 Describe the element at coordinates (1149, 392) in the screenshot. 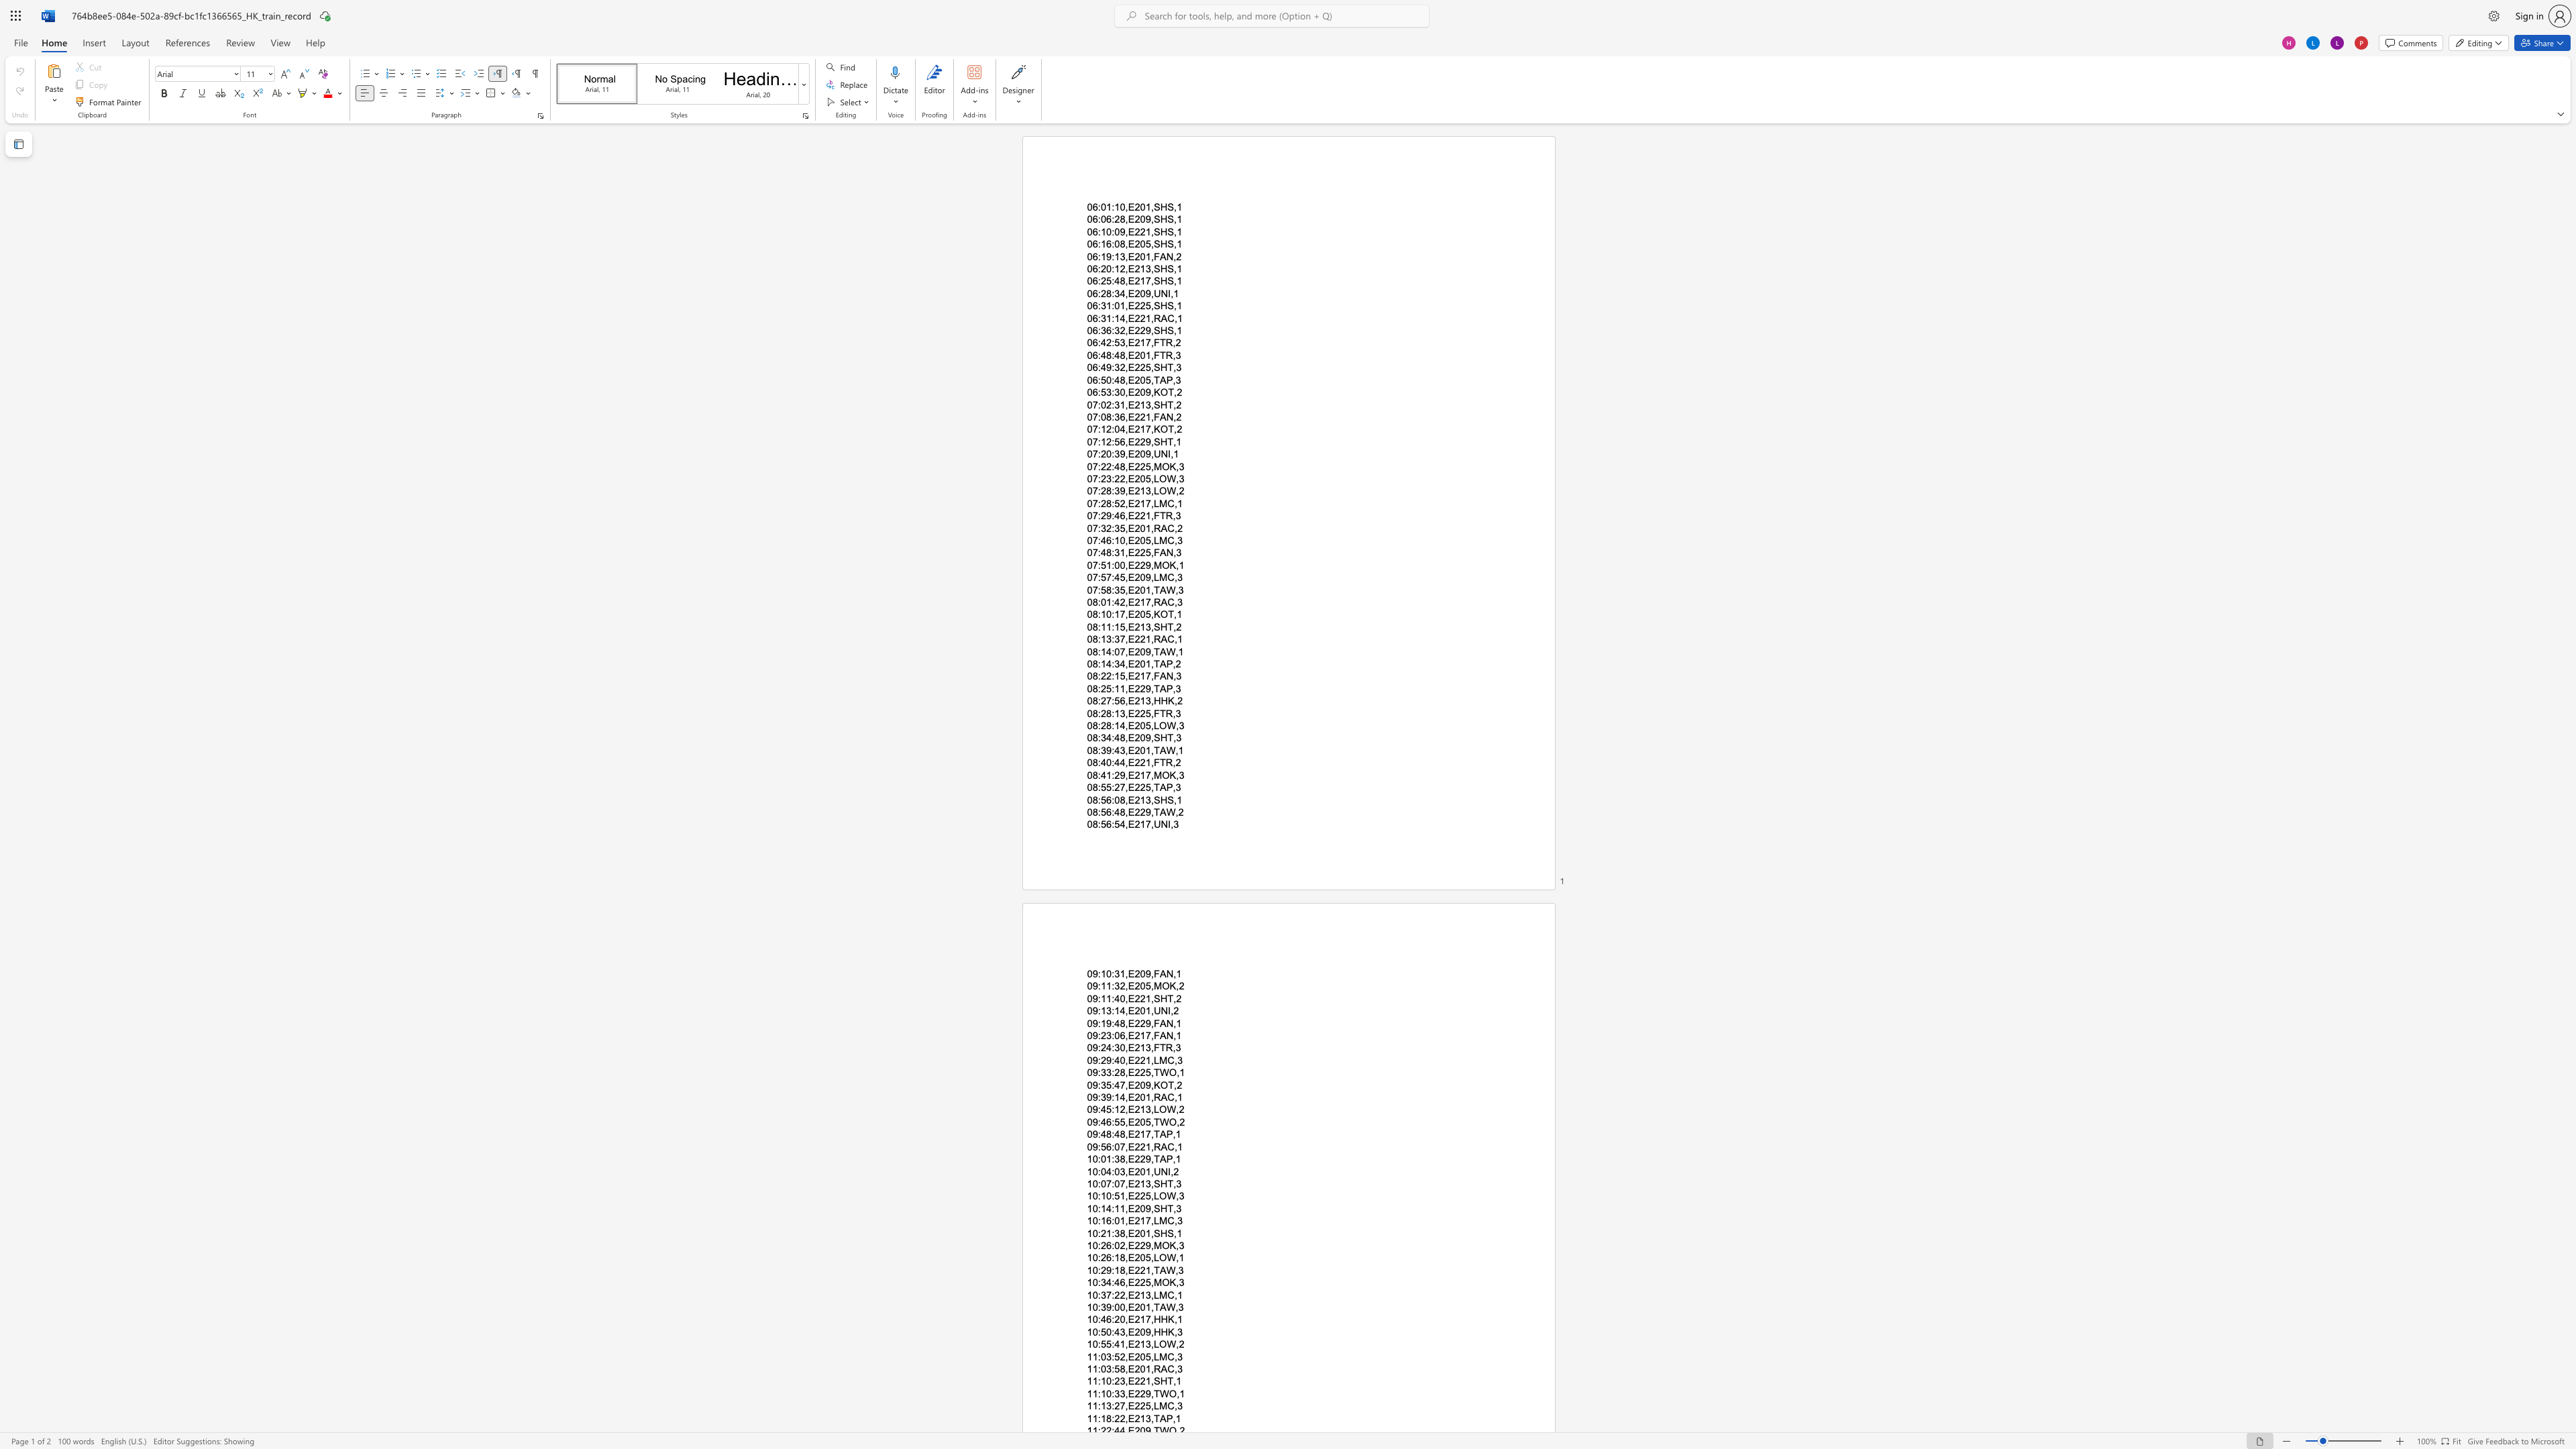

I see `the subset text ",KOT," within the text "06:53:30,E209,KOT,2"` at that location.